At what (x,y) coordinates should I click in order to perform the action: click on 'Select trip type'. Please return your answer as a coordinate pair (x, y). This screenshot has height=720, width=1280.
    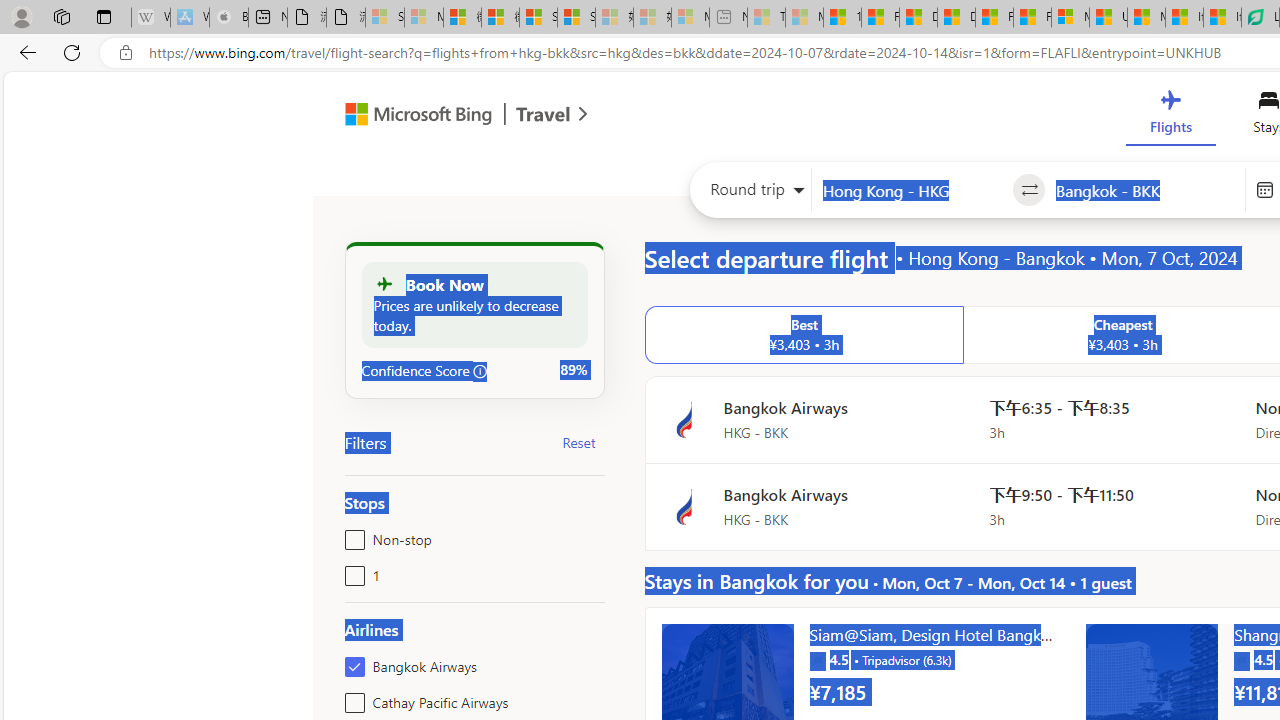
    Looking at the image, I should click on (750, 194).